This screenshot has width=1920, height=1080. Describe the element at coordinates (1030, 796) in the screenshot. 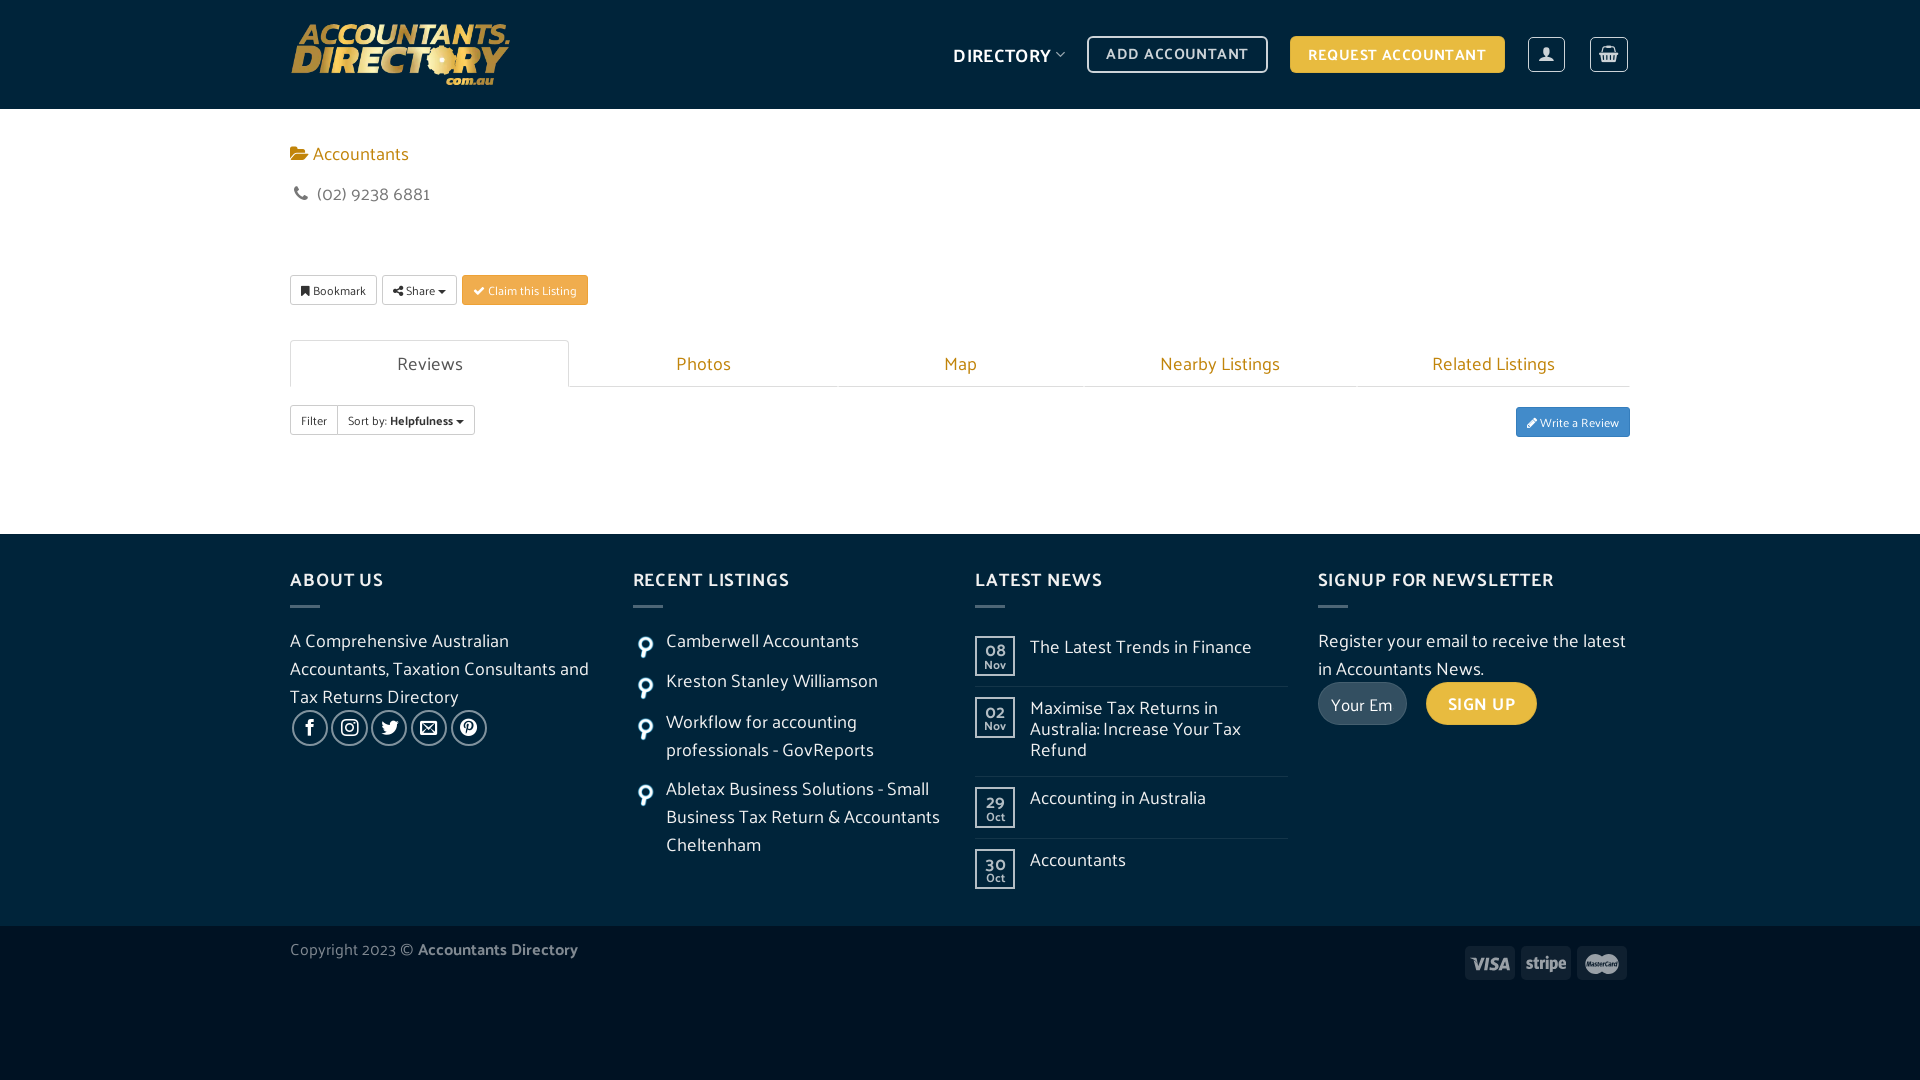

I see `'Accounting in Australia'` at that location.